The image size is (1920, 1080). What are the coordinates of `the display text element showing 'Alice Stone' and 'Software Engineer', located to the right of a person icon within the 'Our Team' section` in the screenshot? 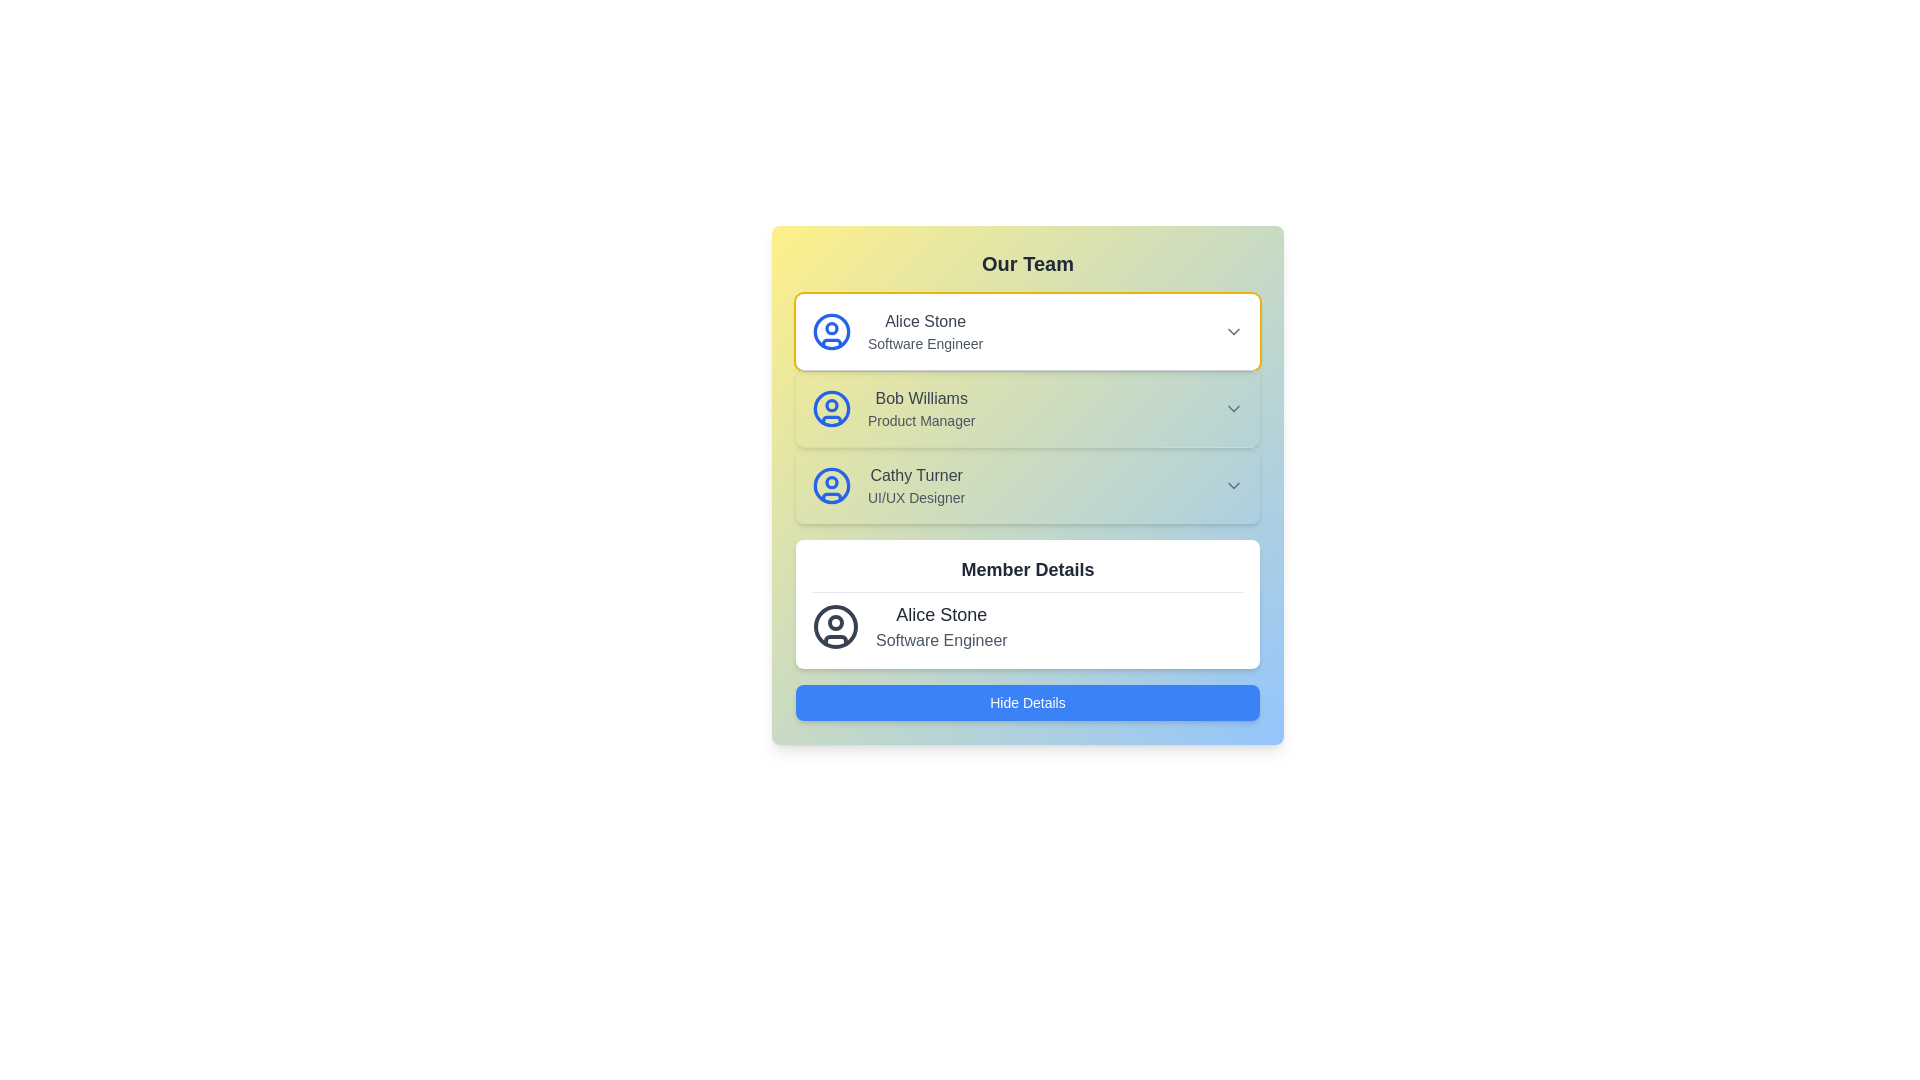 It's located at (924, 330).